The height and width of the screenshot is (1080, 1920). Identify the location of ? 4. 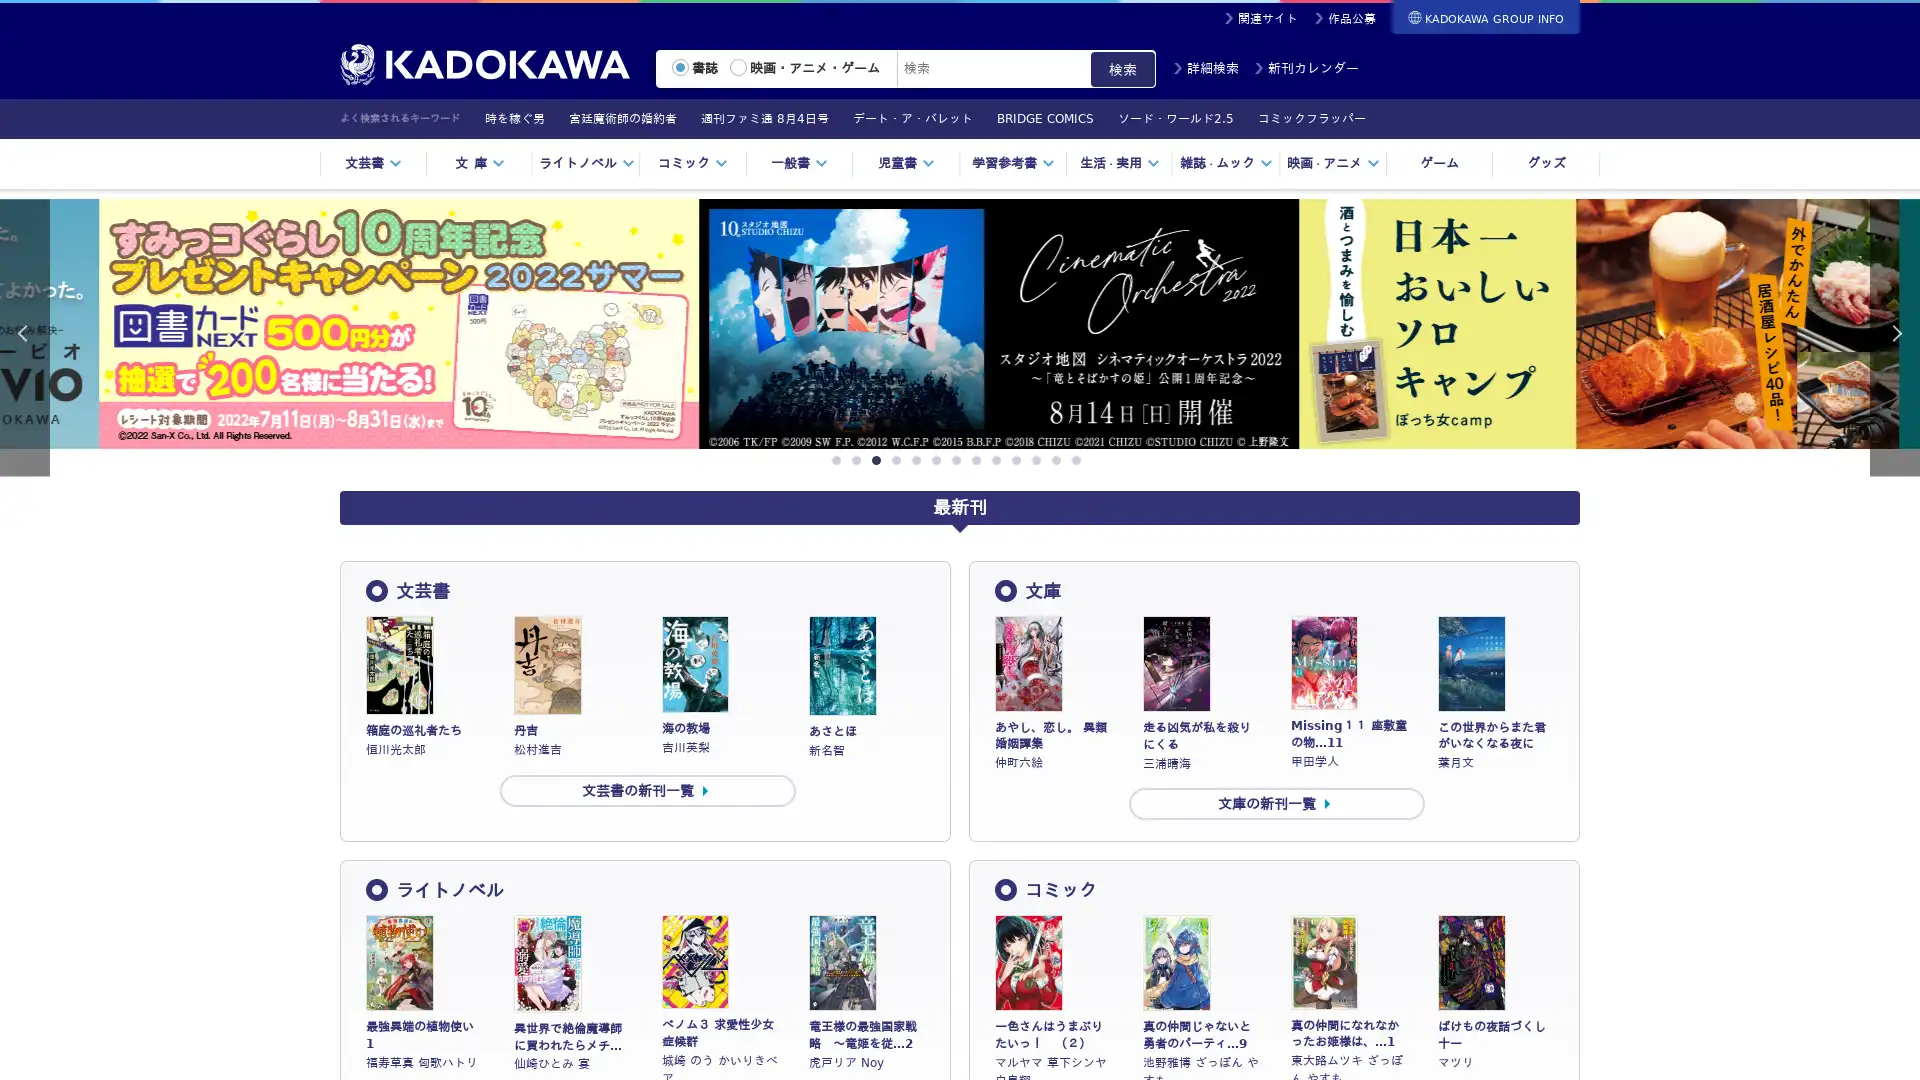
(1026, 150).